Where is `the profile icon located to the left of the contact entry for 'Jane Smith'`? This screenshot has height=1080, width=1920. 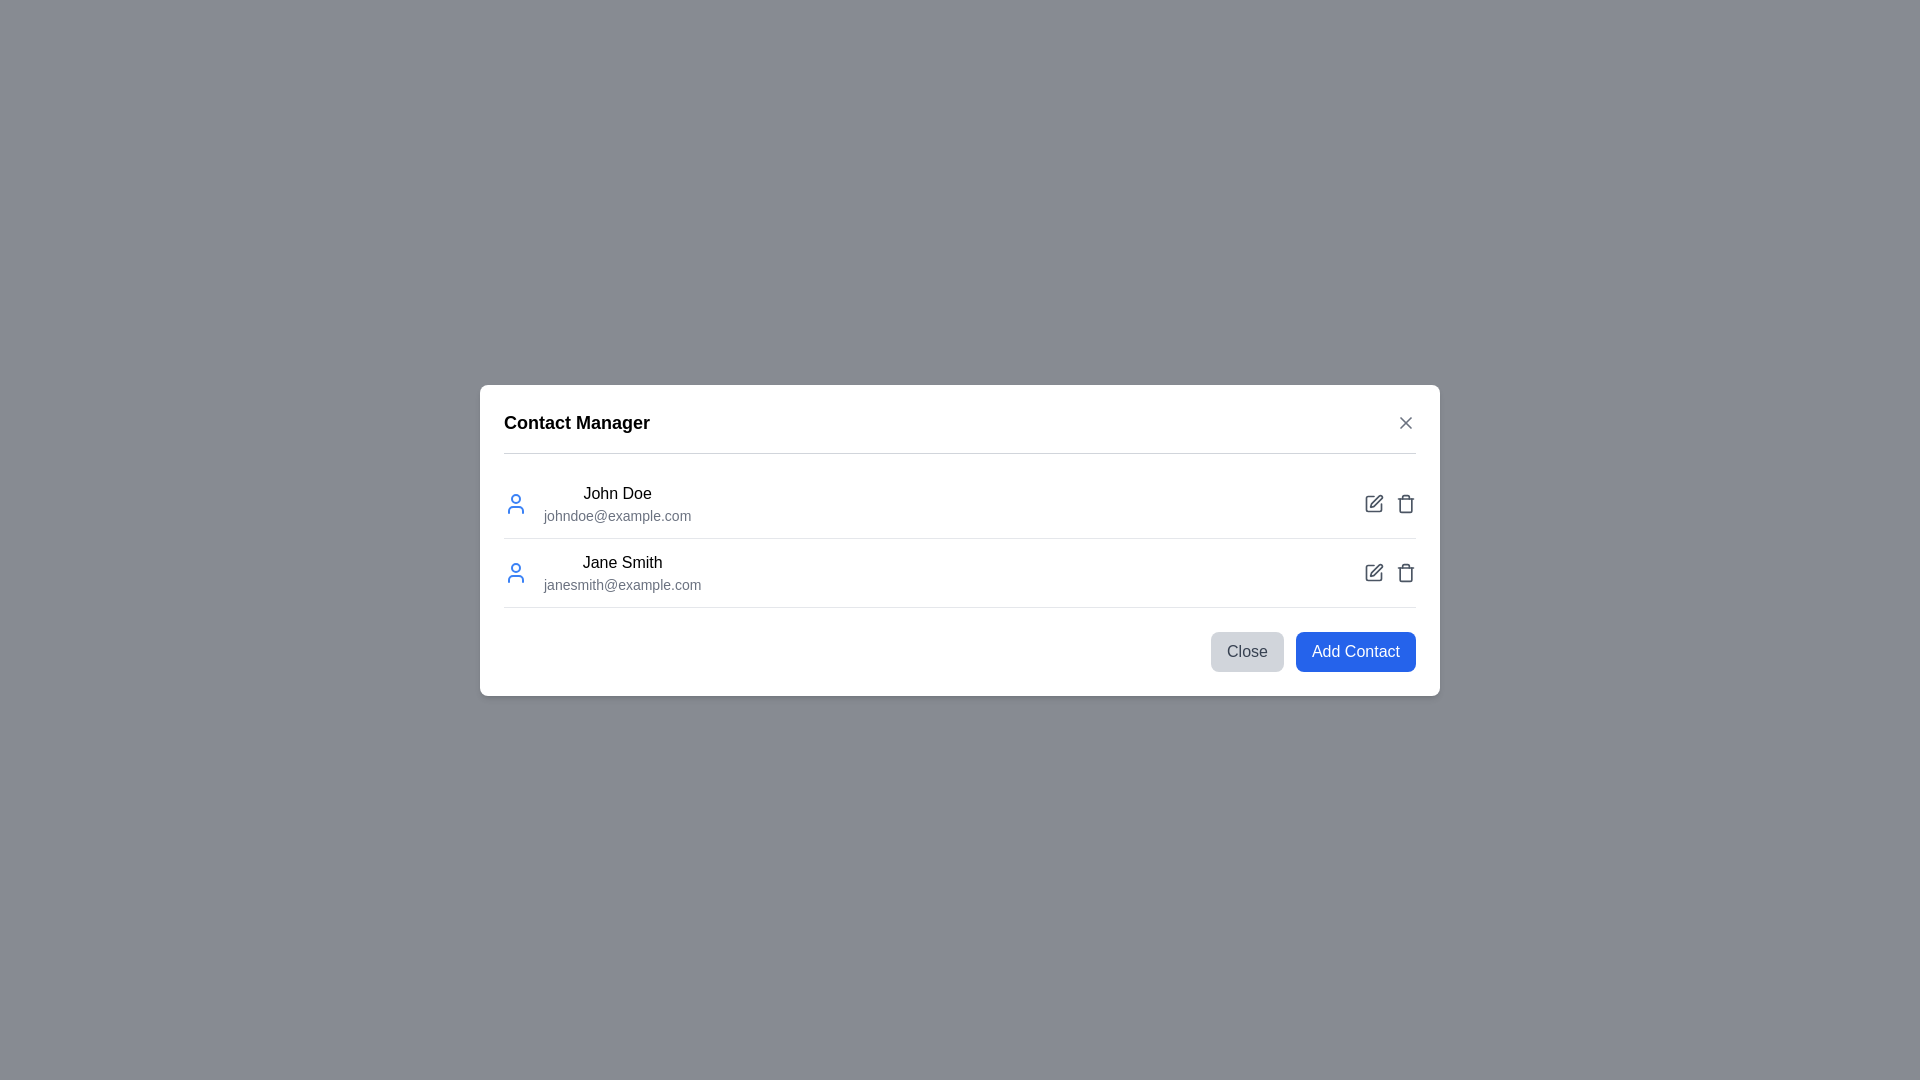
the profile icon located to the left of the contact entry for 'Jane Smith' is located at coordinates (515, 571).